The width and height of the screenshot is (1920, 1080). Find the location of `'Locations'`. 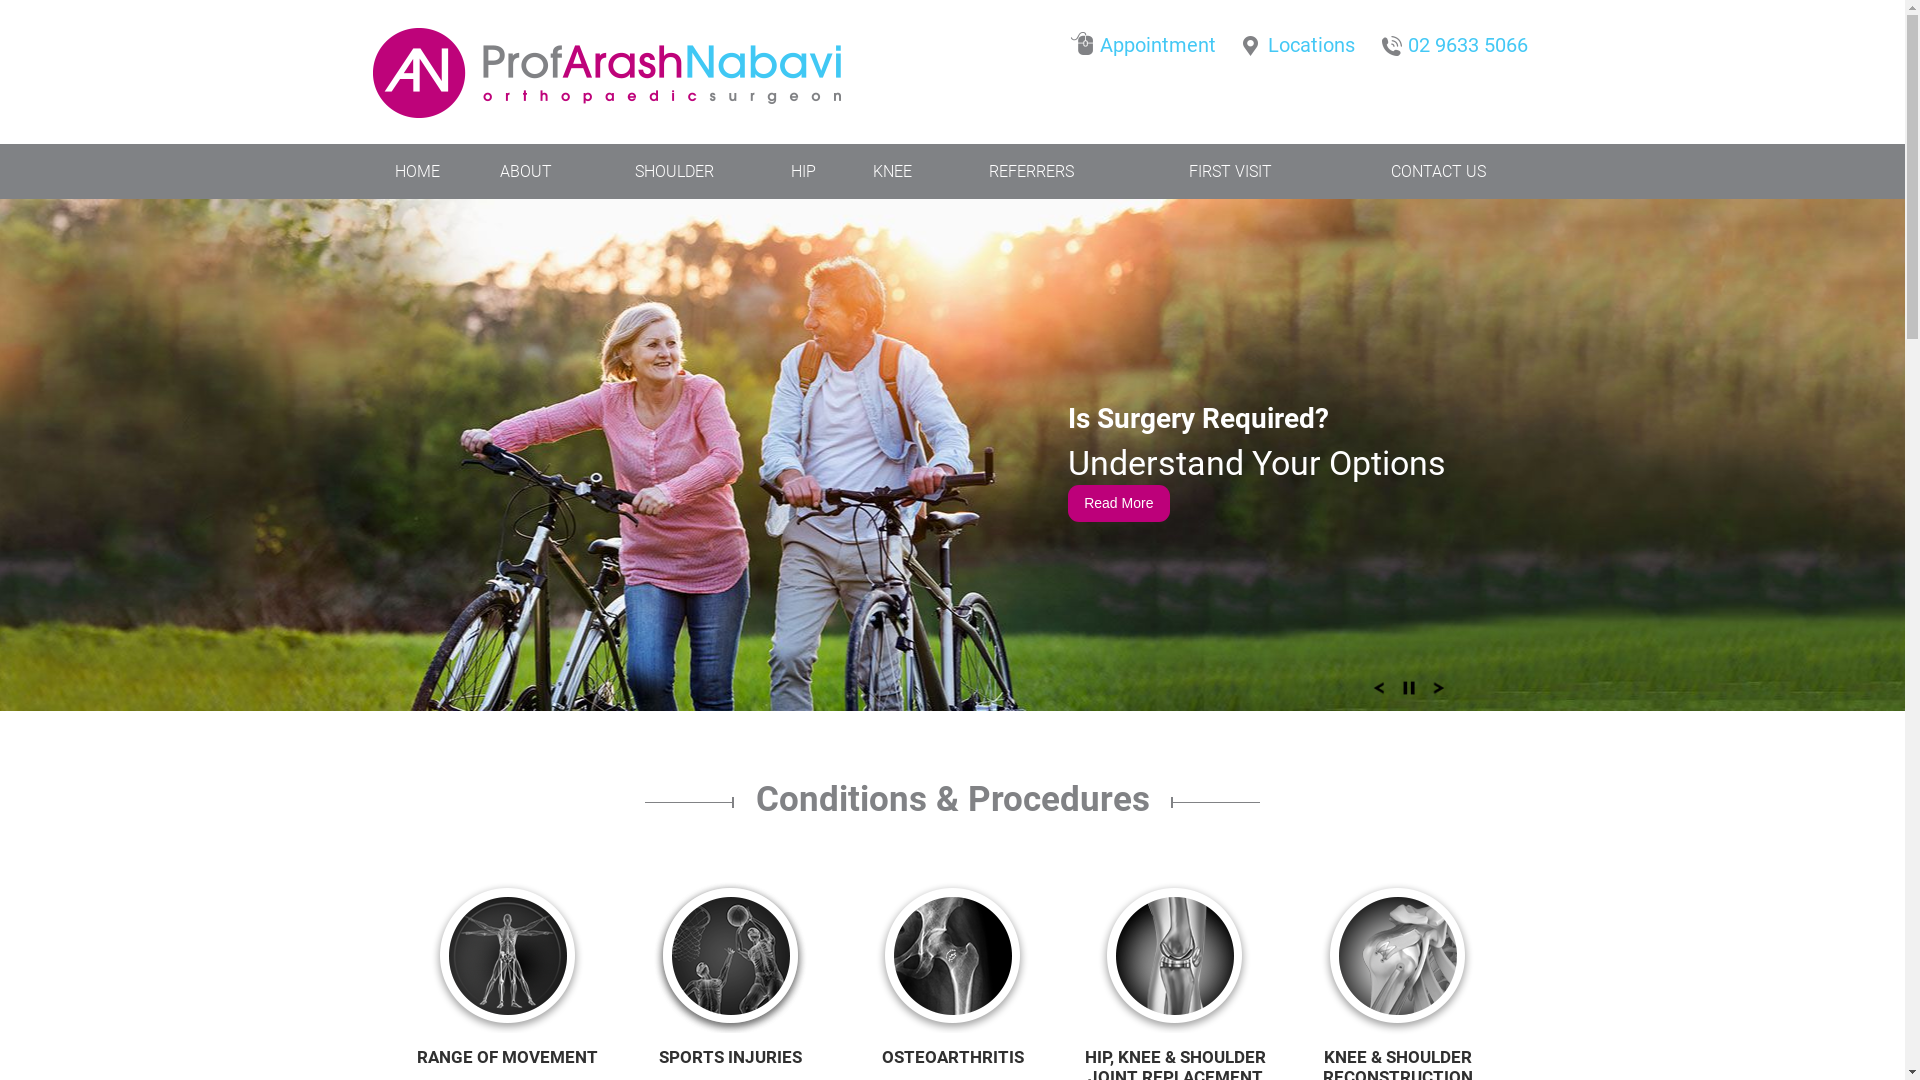

'Locations' is located at coordinates (1301, 39).